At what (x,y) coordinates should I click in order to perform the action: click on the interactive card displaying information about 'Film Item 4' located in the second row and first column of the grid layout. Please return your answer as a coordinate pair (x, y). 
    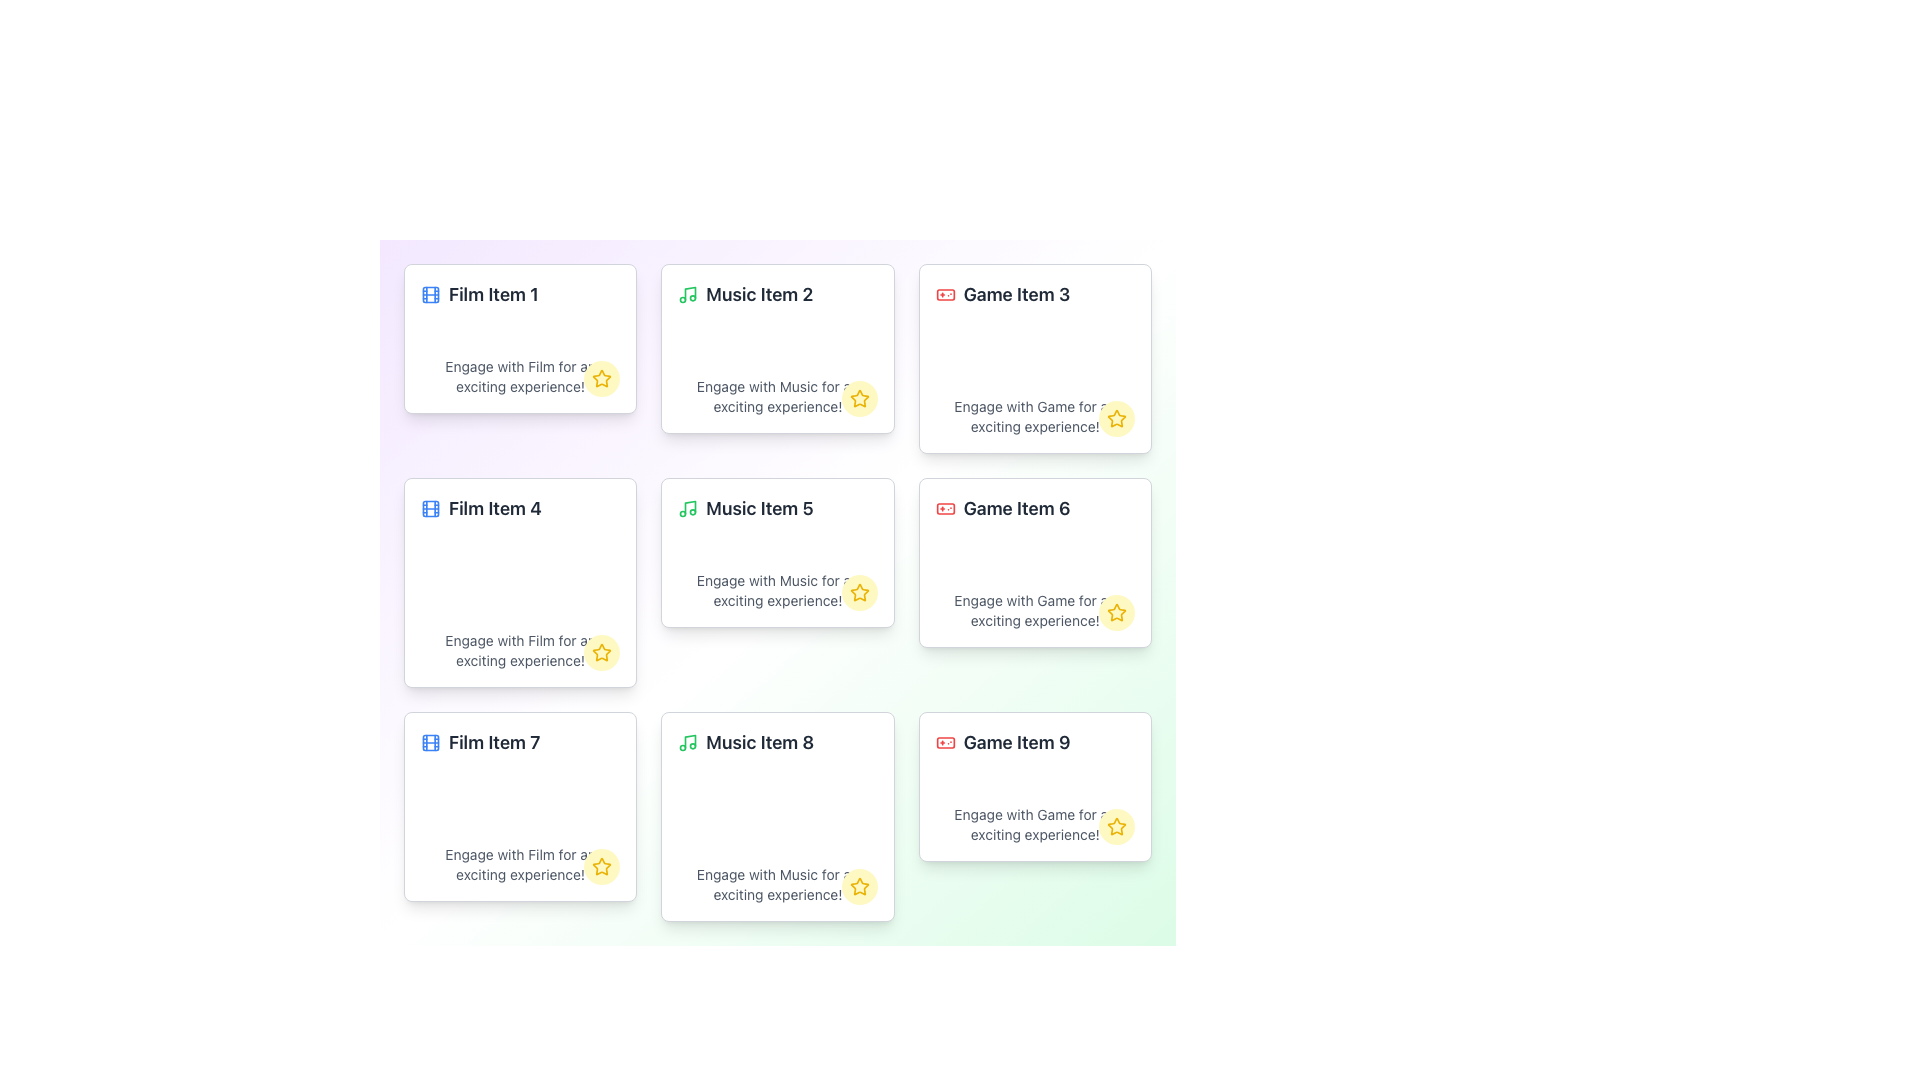
    Looking at the image, I should click on (520, 582).